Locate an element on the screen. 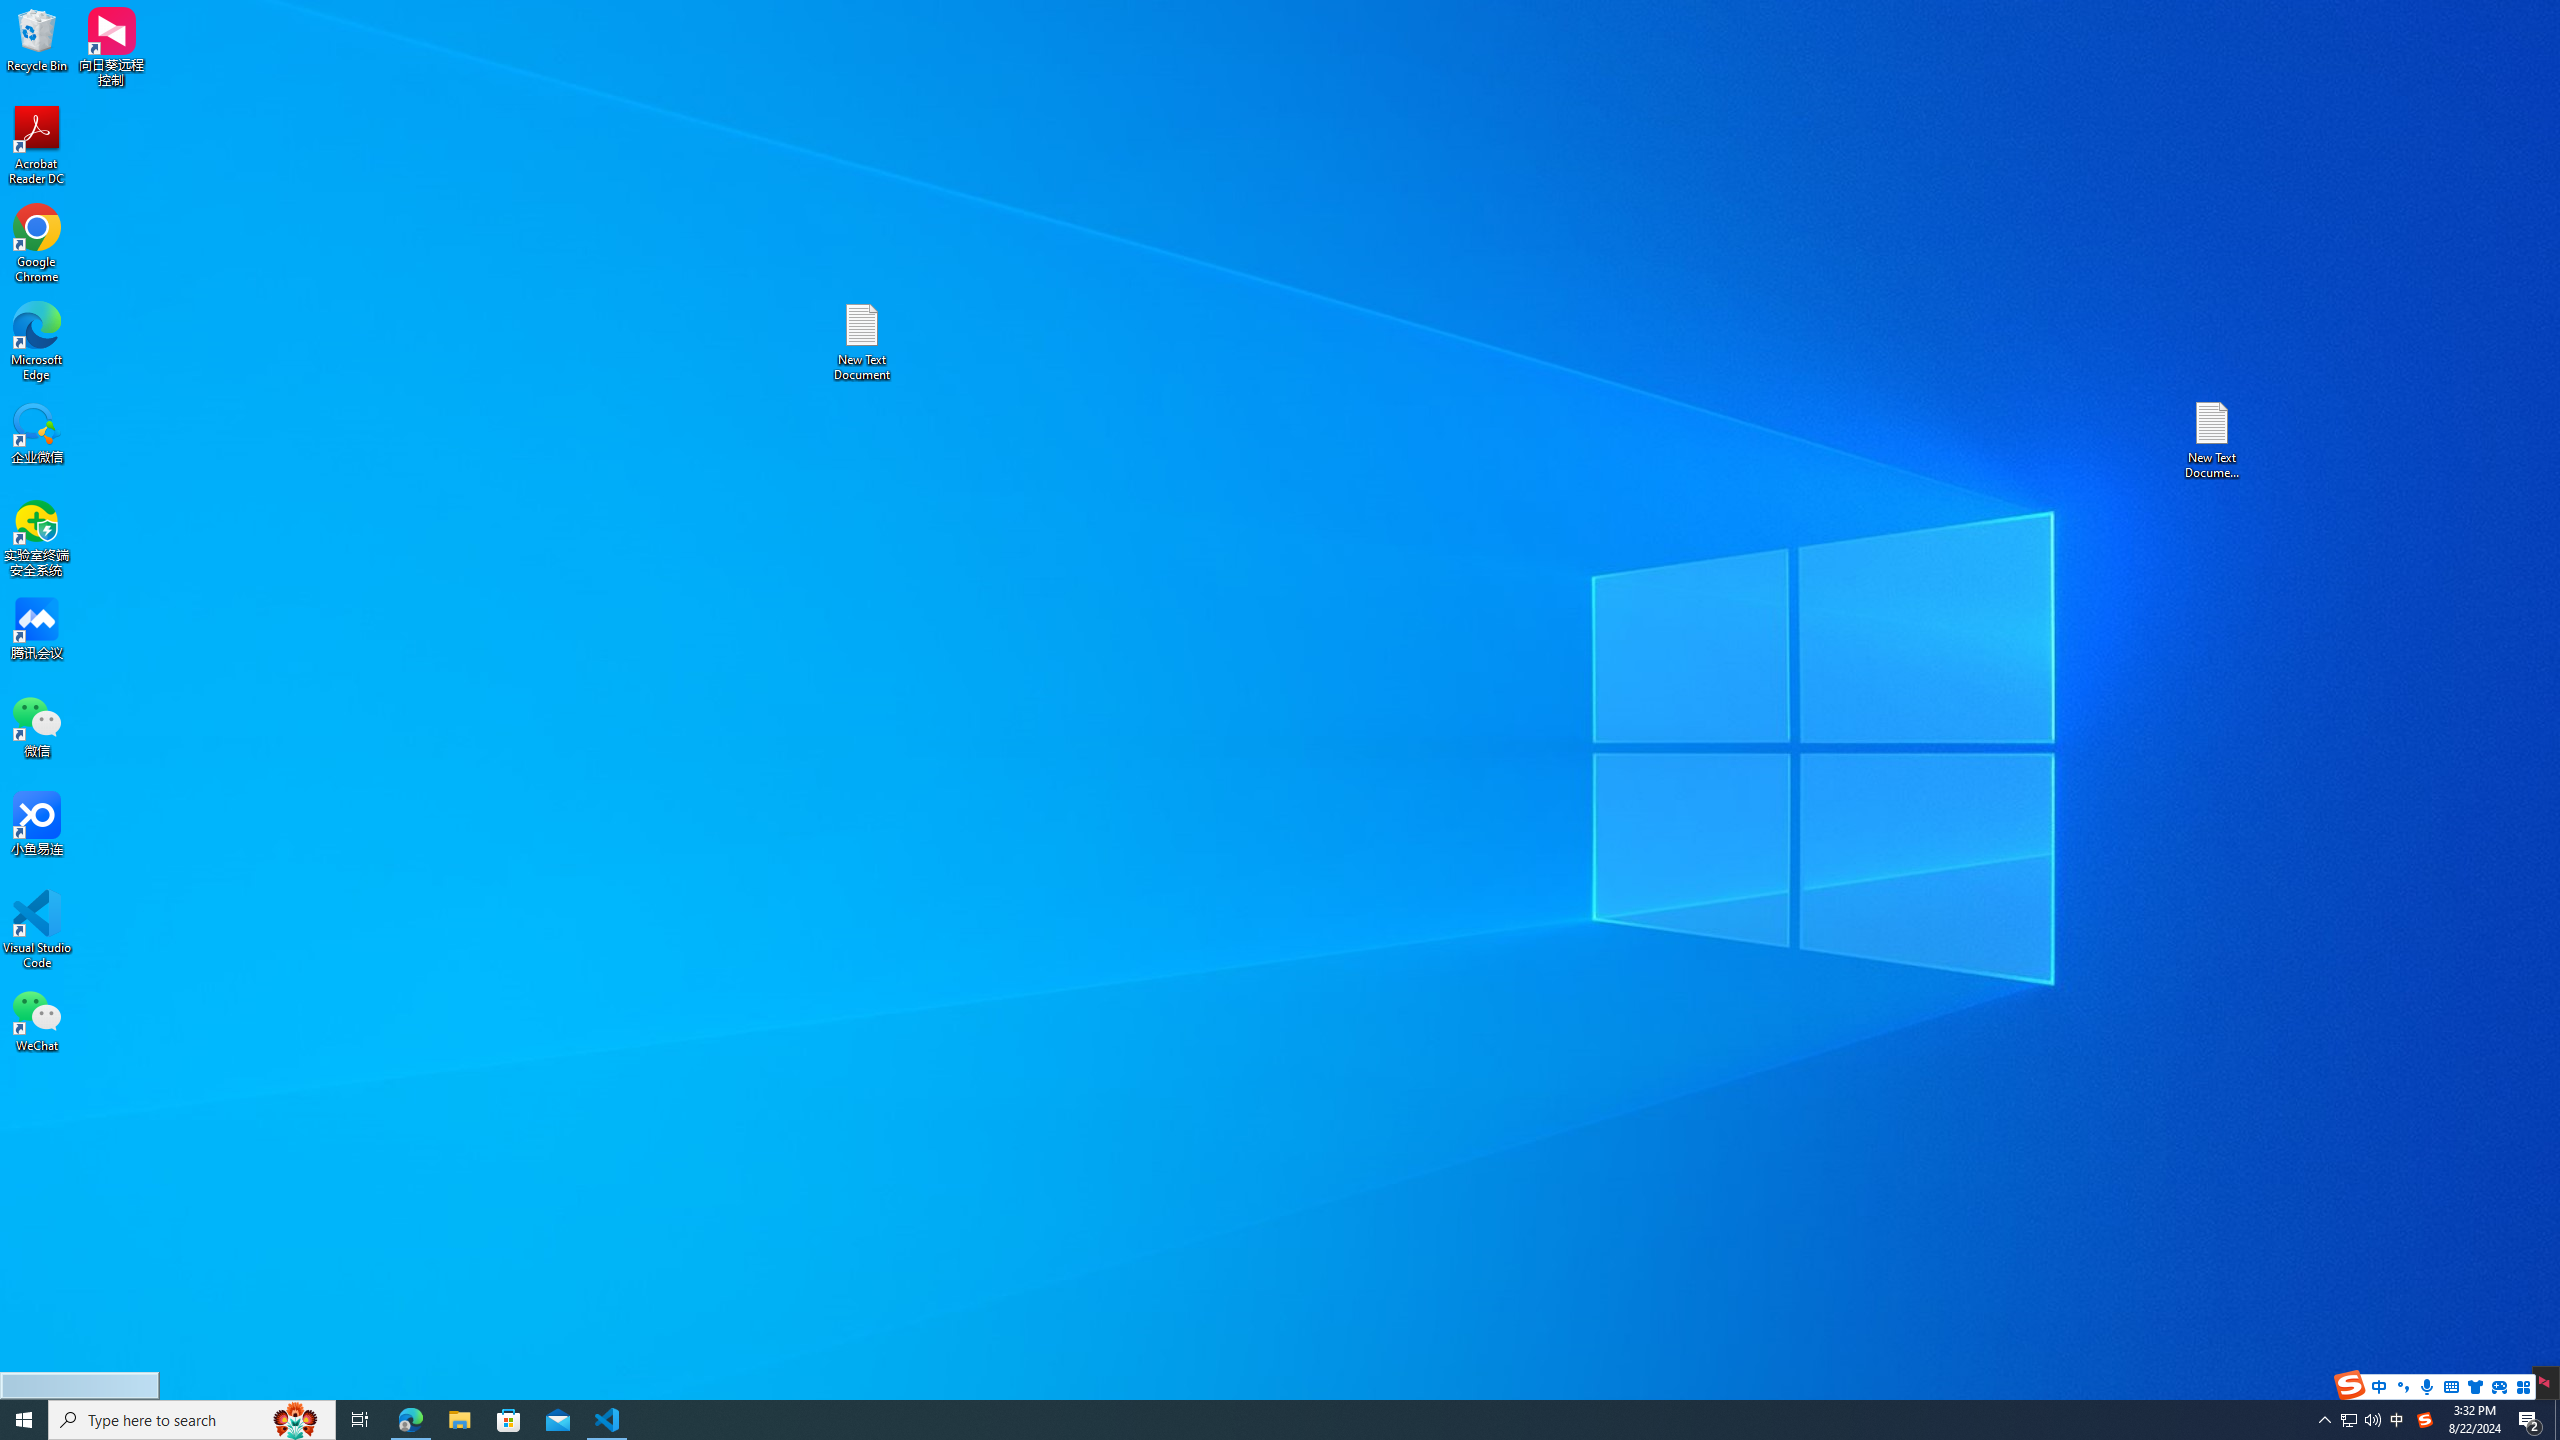 Image resolution: width=2560 pixels, height=1440 pixels. 'Recycle Bin' is located at coordinates (36, 38).